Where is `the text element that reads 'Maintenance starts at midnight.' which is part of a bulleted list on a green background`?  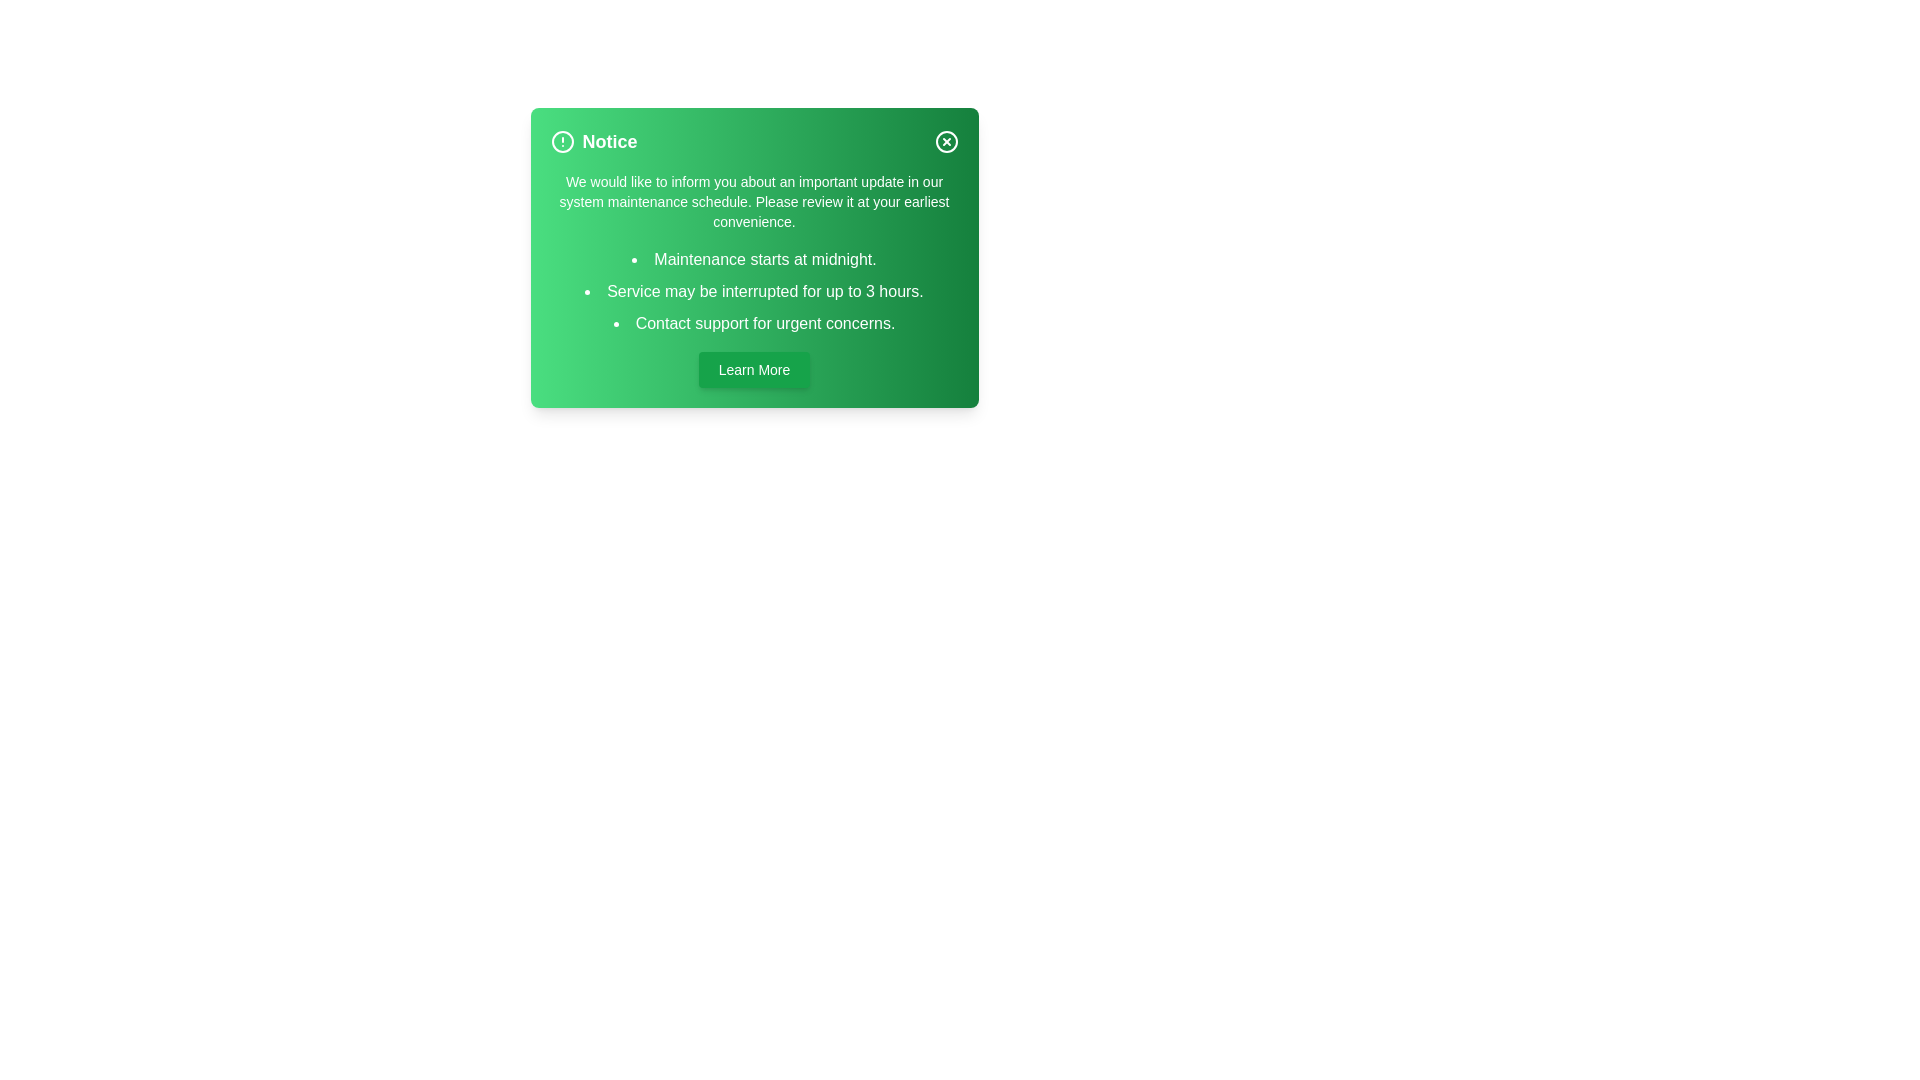
the text element that reads 'Maintenance starts at midnight.' which is part of a bulleted list on a green background is located at coordinates (753, 258).